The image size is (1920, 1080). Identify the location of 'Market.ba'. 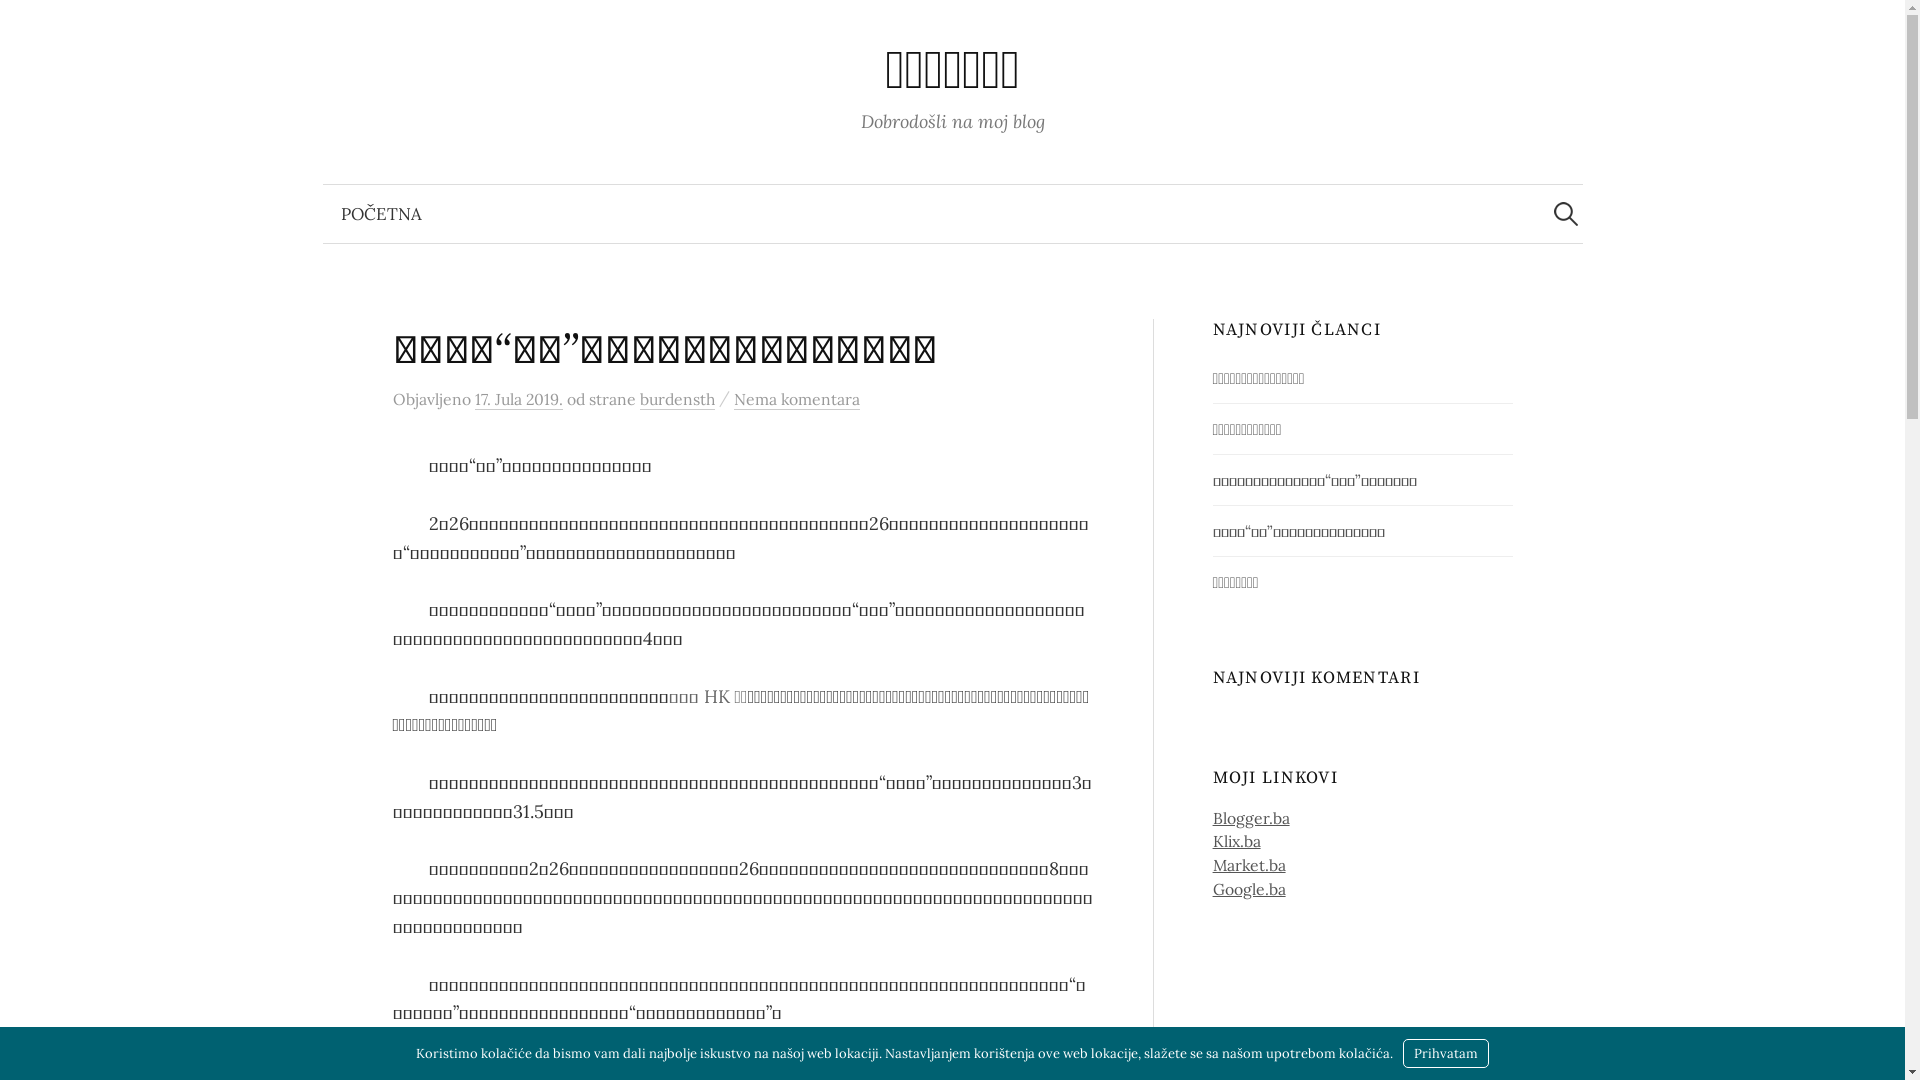
(1248, 863).